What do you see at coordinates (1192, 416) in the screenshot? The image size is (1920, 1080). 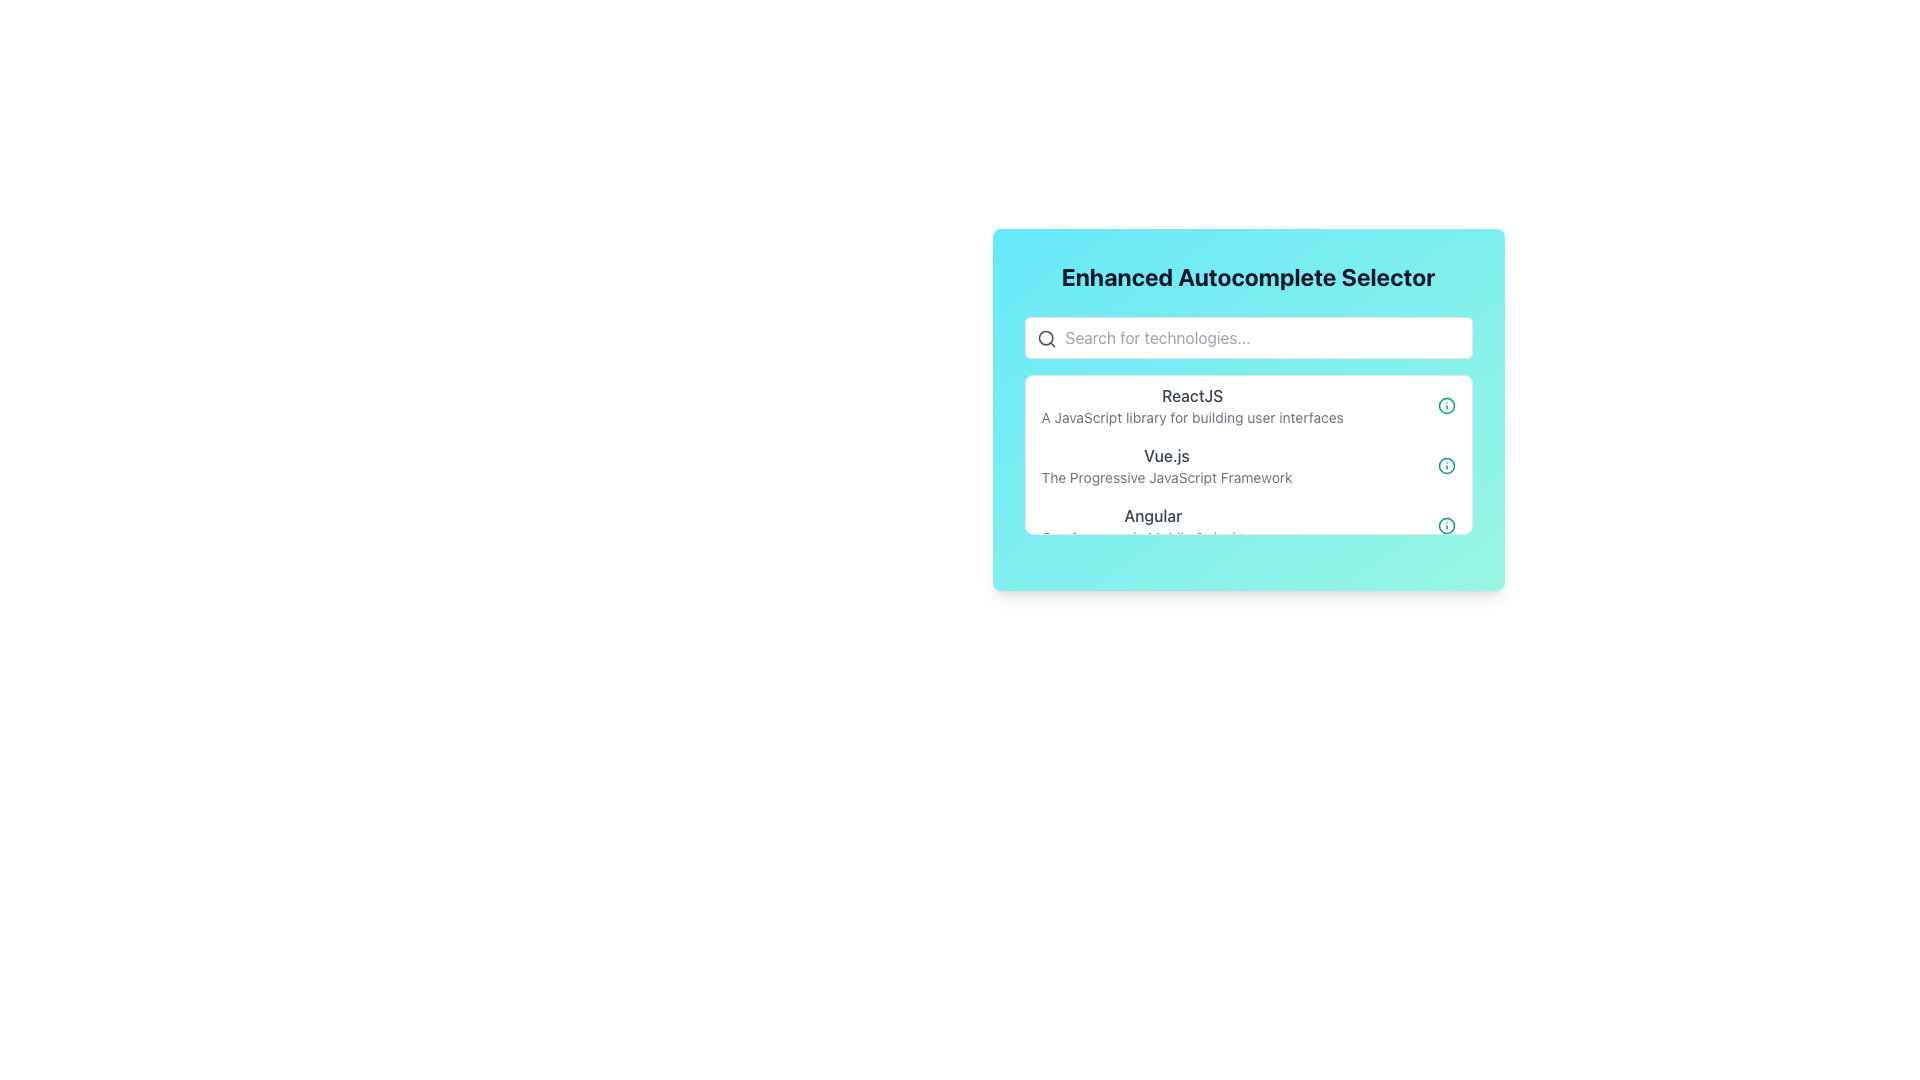 I see `informational text label located beneath the 'ReactJS' label, which provides additional context about the technology` at bounding box center [1192, 416].